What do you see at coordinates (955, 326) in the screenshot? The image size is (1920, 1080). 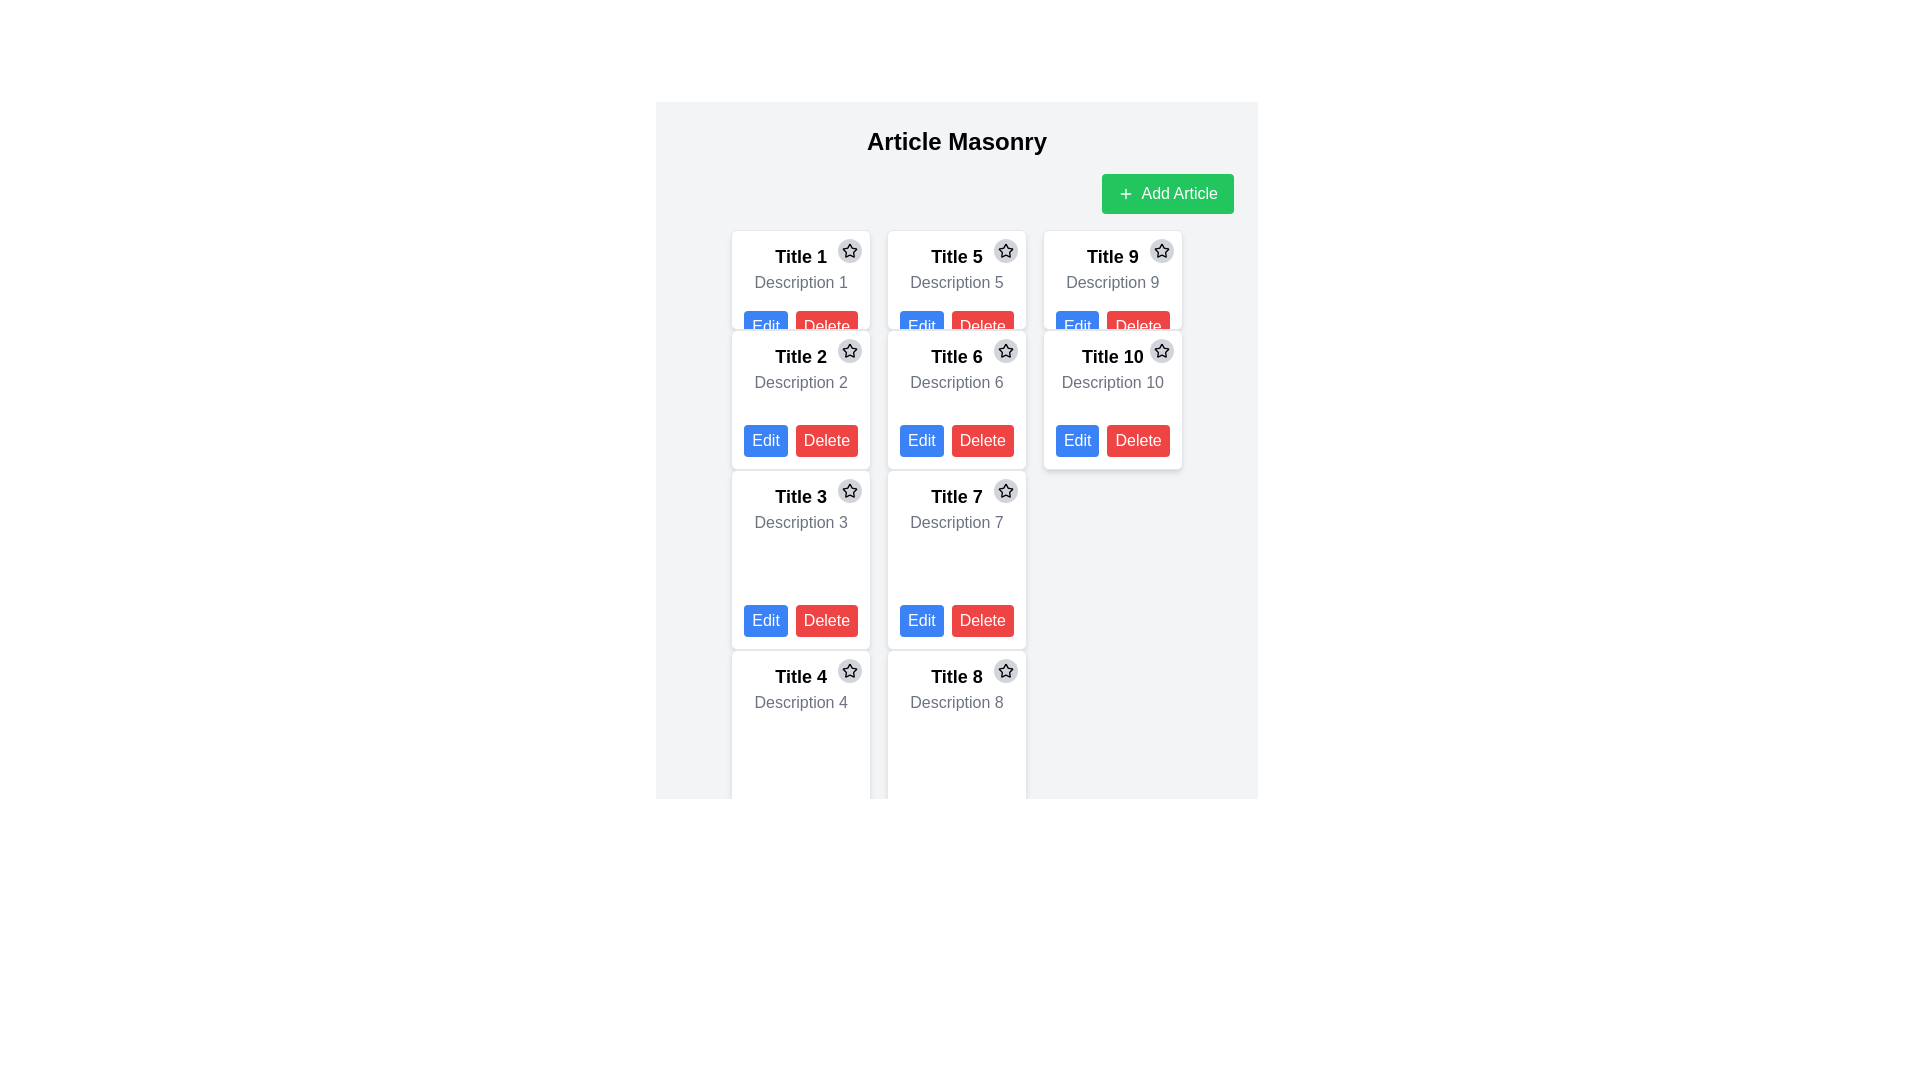 I see `the 'Delete' button in the horizontal button group located at the bottom of the card titled 'Title 5' to initiate deletion` at bounding box center [955, 326].